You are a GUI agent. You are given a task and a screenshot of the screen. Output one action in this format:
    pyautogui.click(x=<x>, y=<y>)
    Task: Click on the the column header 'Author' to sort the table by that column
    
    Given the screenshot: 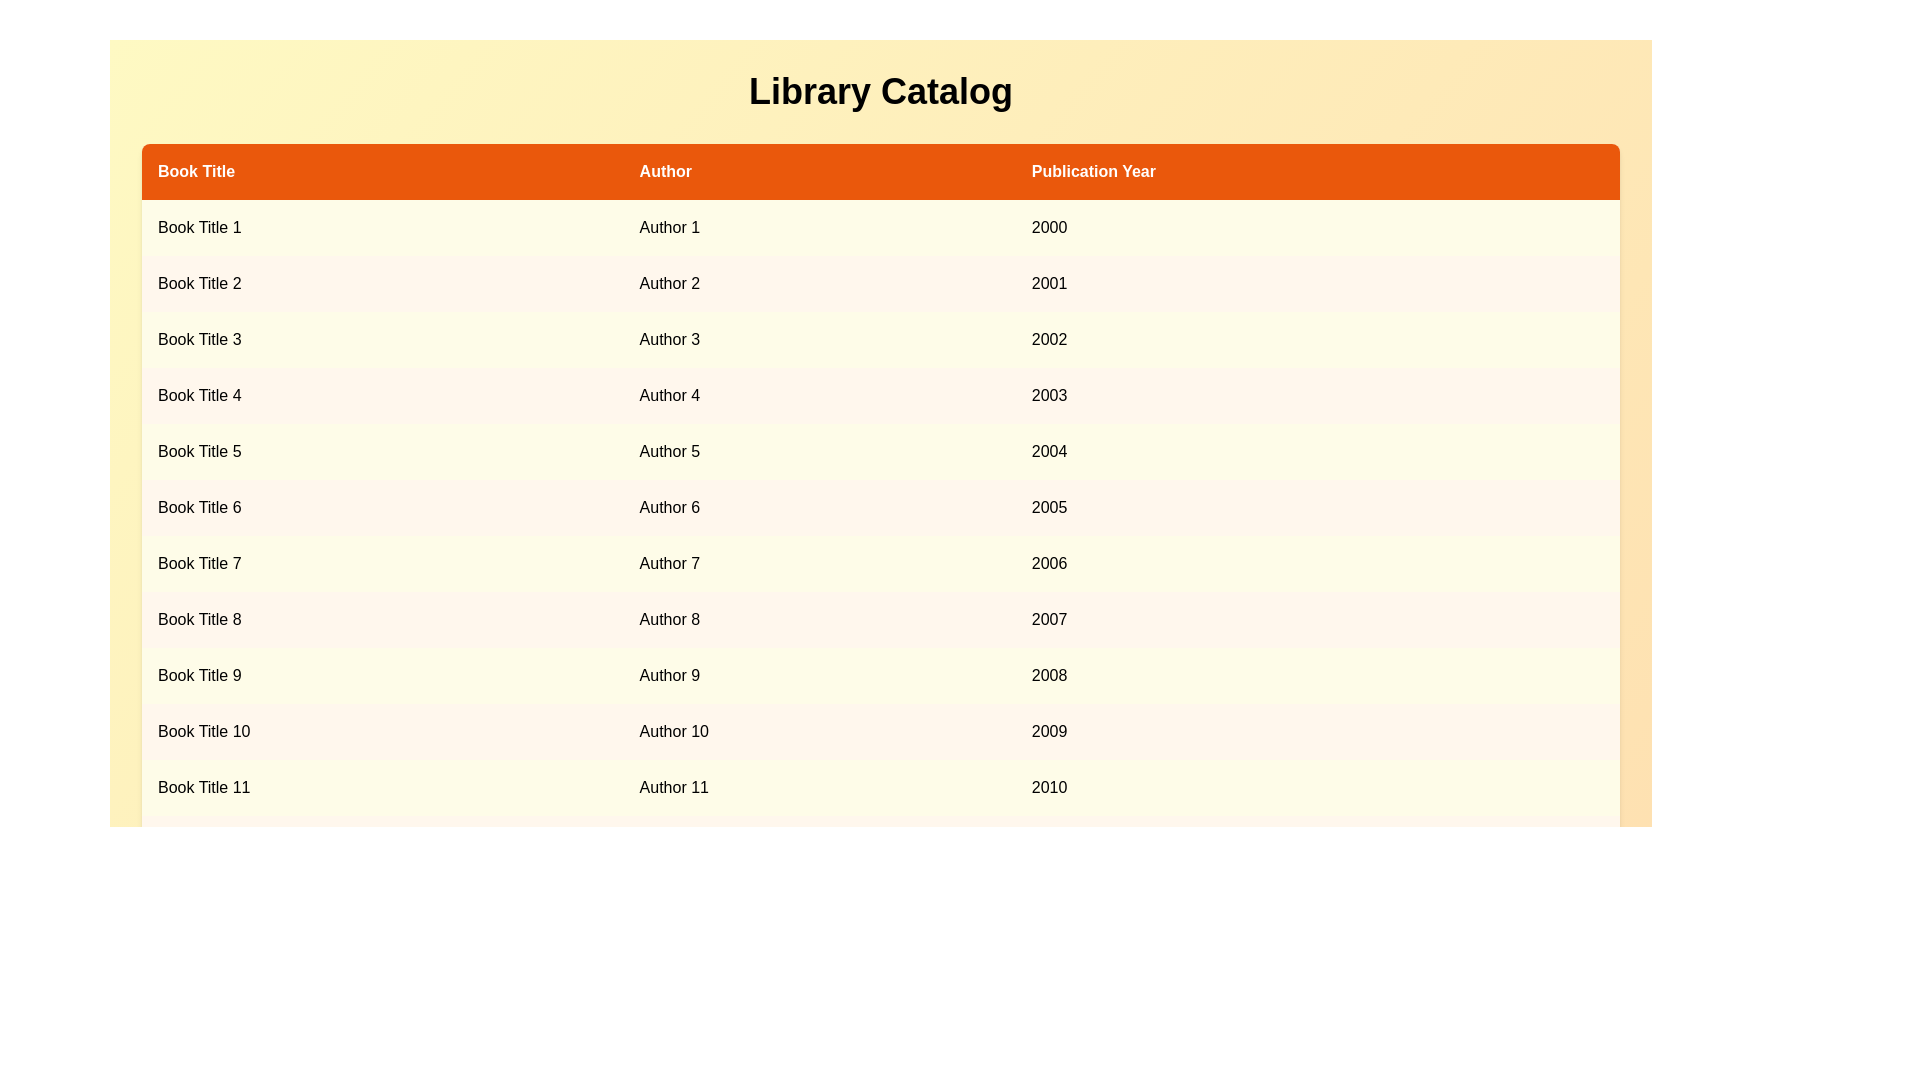 What is the action you would take?
    pyautogui.click(x=819, y=171)
    